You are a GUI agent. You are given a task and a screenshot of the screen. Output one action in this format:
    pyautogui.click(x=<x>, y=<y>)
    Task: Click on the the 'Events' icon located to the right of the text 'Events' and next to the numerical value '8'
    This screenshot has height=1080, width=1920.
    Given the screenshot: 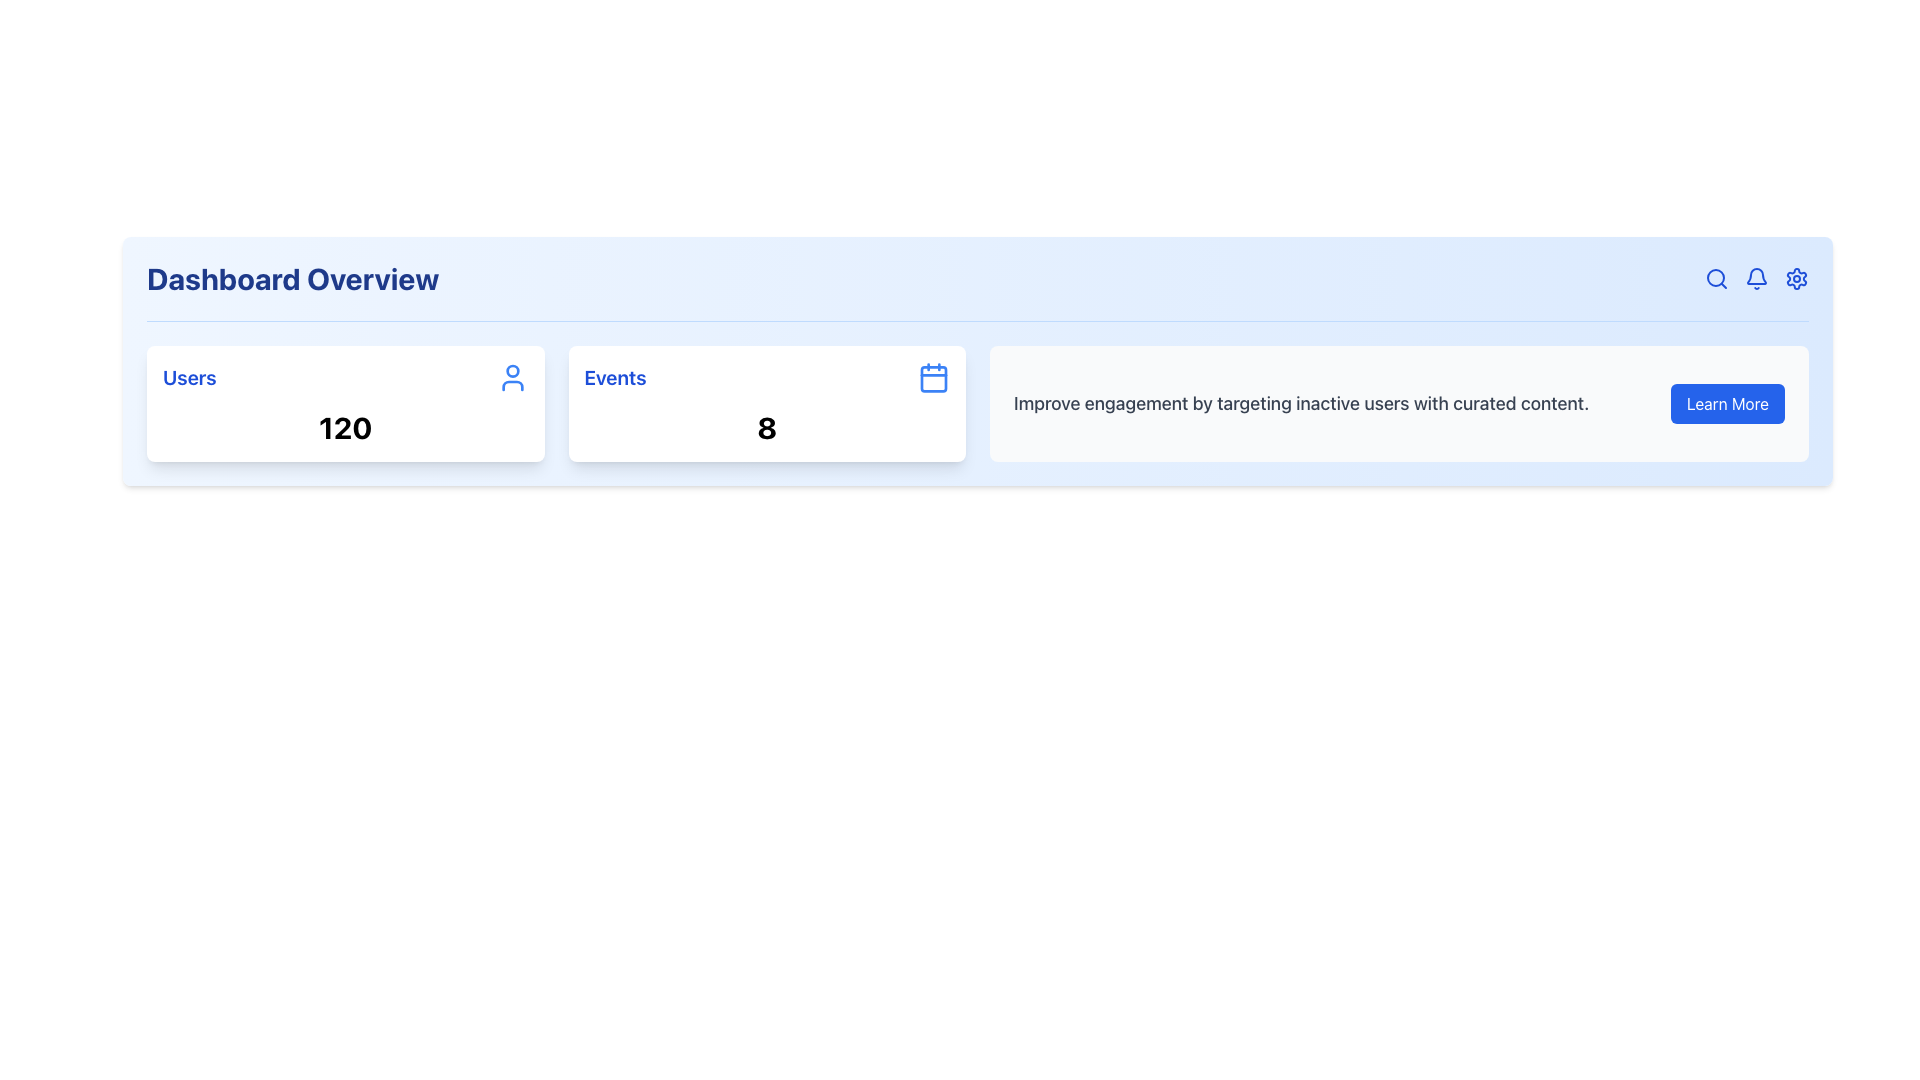 What is the action you would take?
    pyautogui.click(x=933, y=378)
    